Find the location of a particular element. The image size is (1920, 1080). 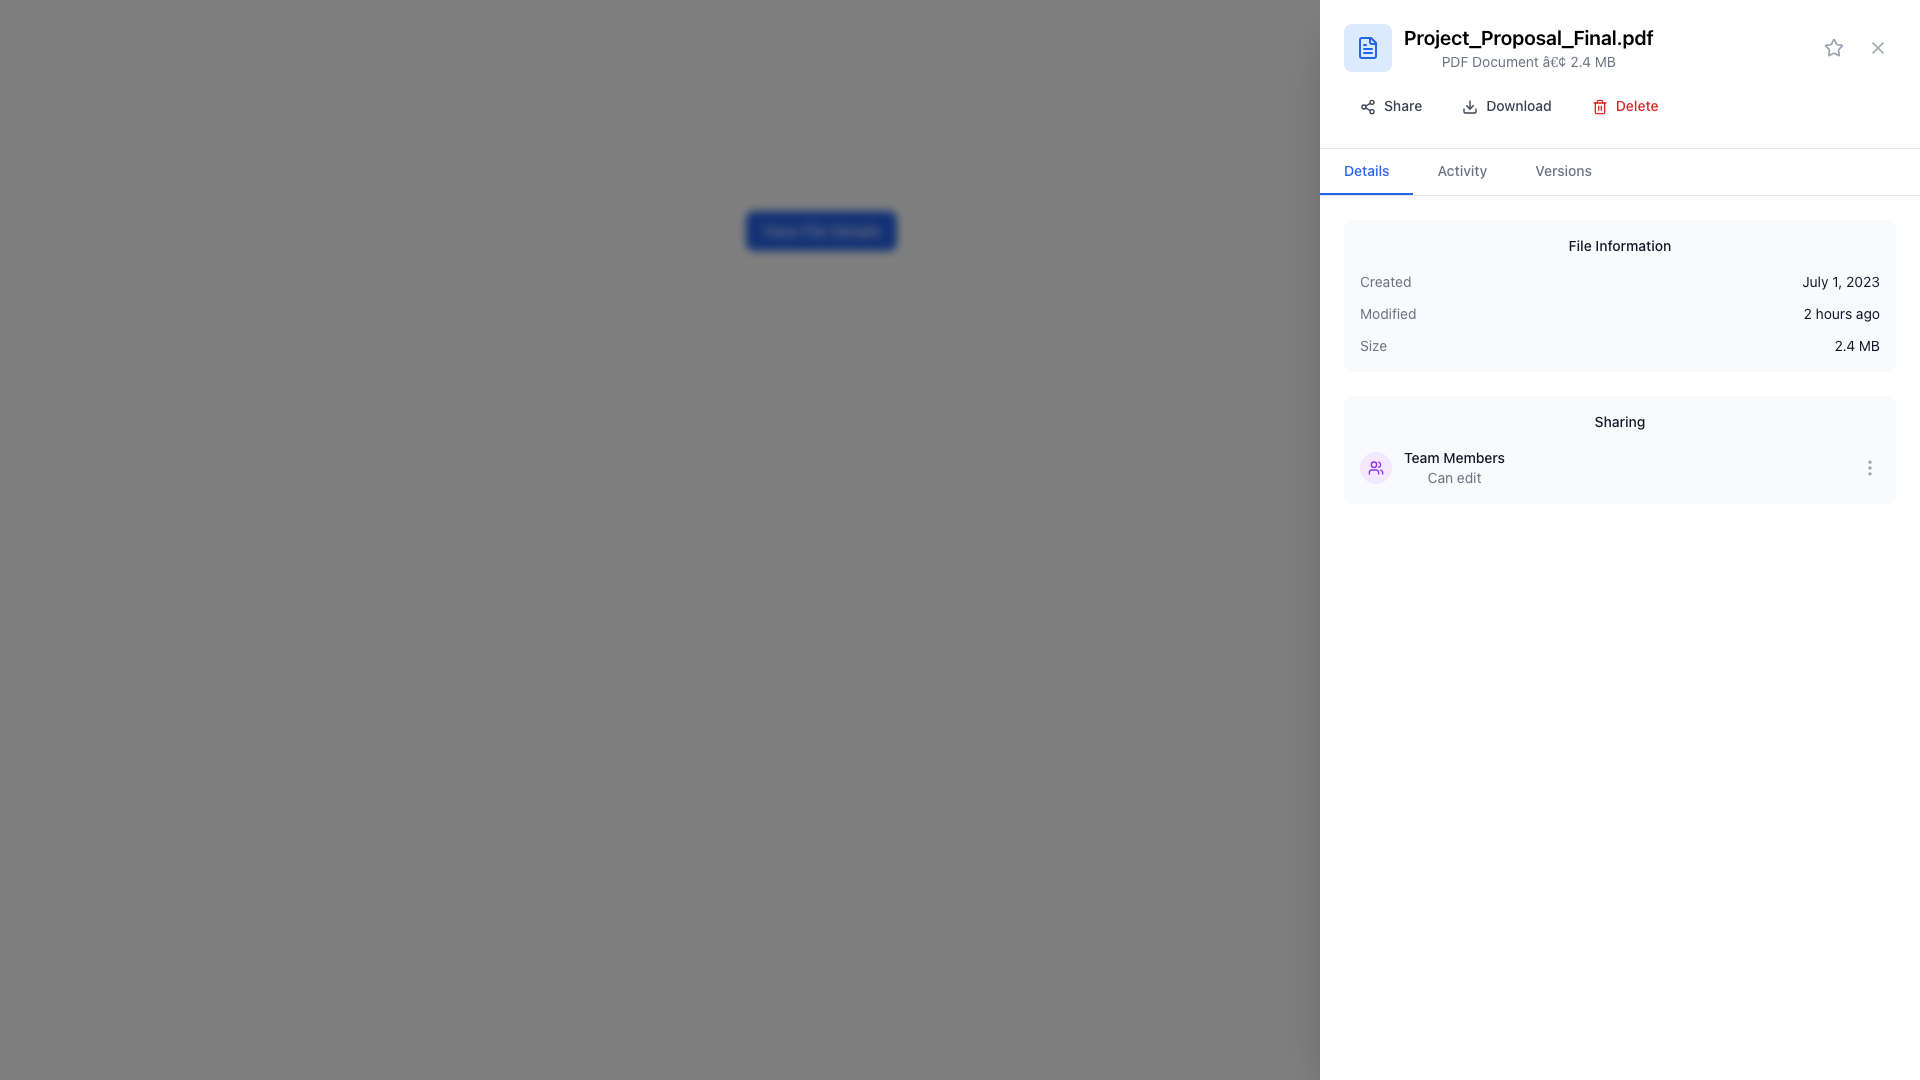

the star-shaped icon located at the top right corner of the interface is located at coordinates (1833, 46).